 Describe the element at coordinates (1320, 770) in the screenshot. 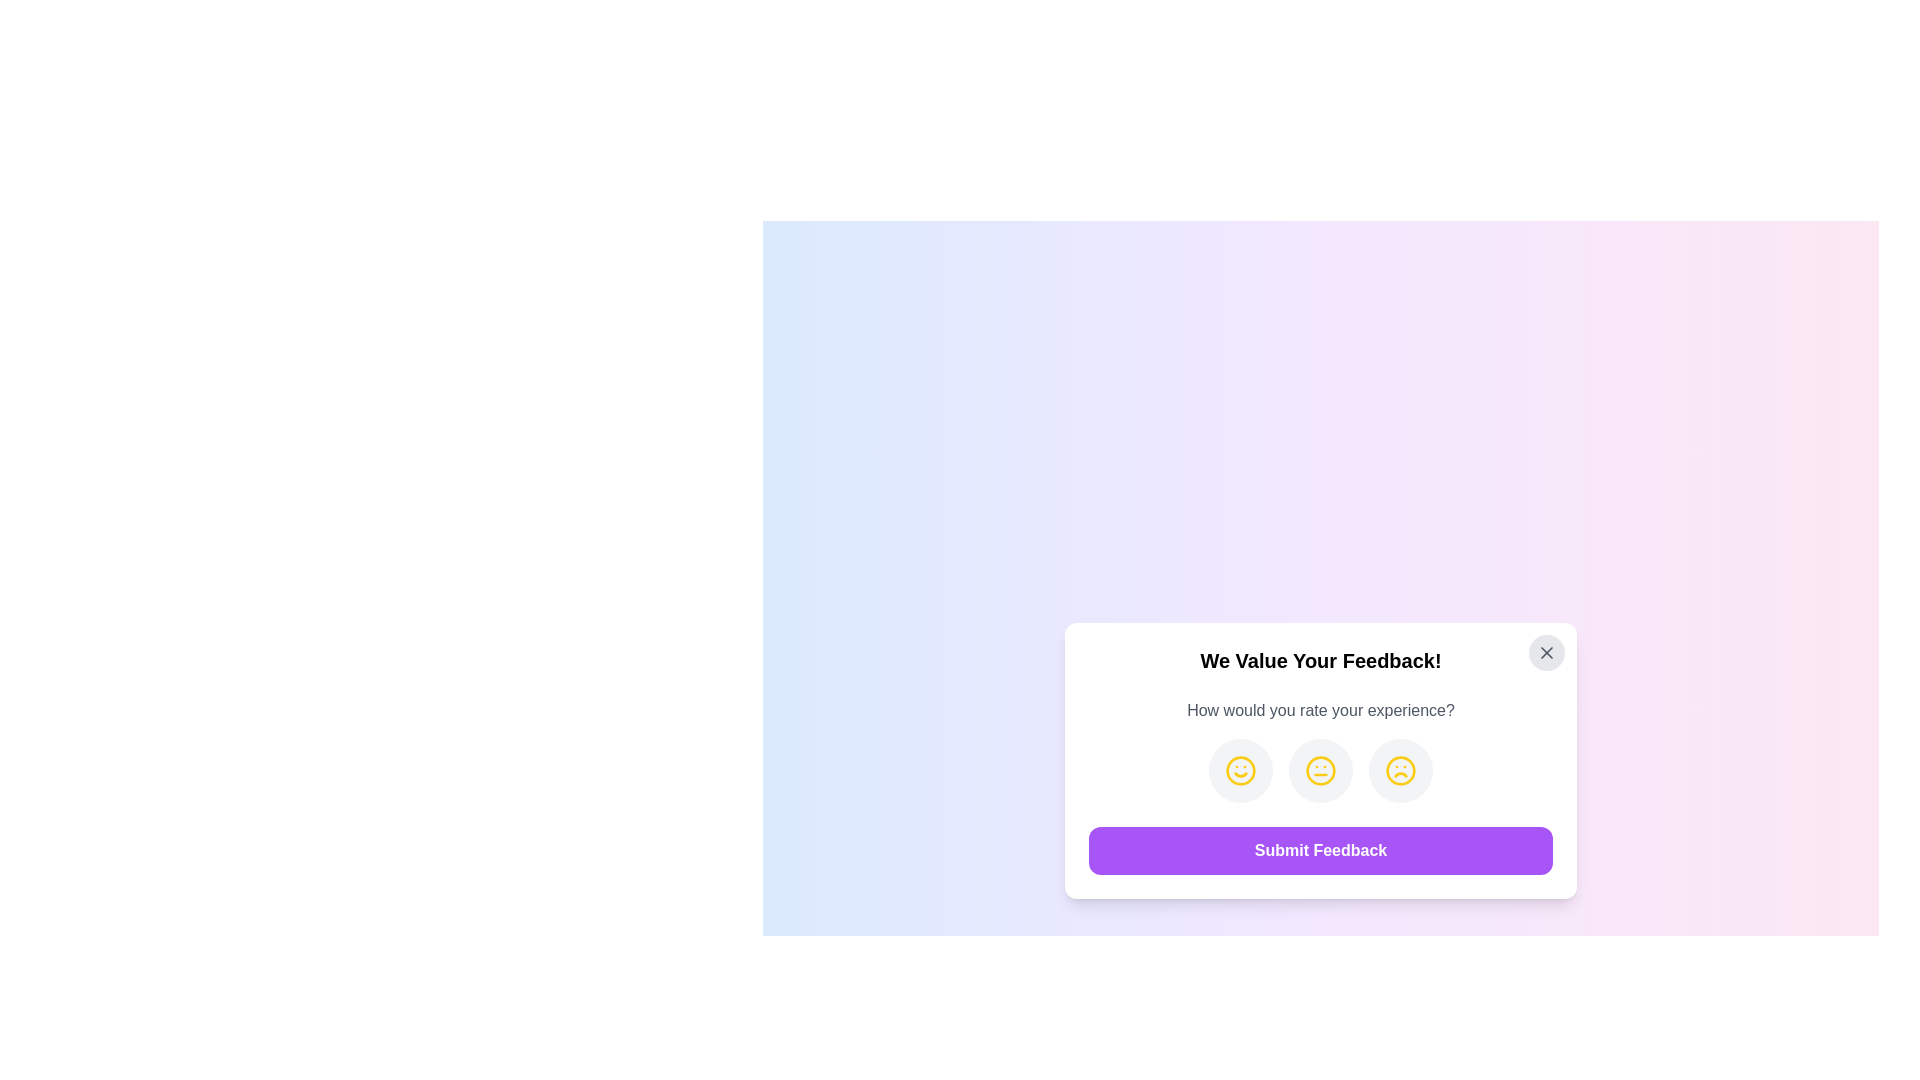

I see `the circular button with a neutral face emoji` at that location.